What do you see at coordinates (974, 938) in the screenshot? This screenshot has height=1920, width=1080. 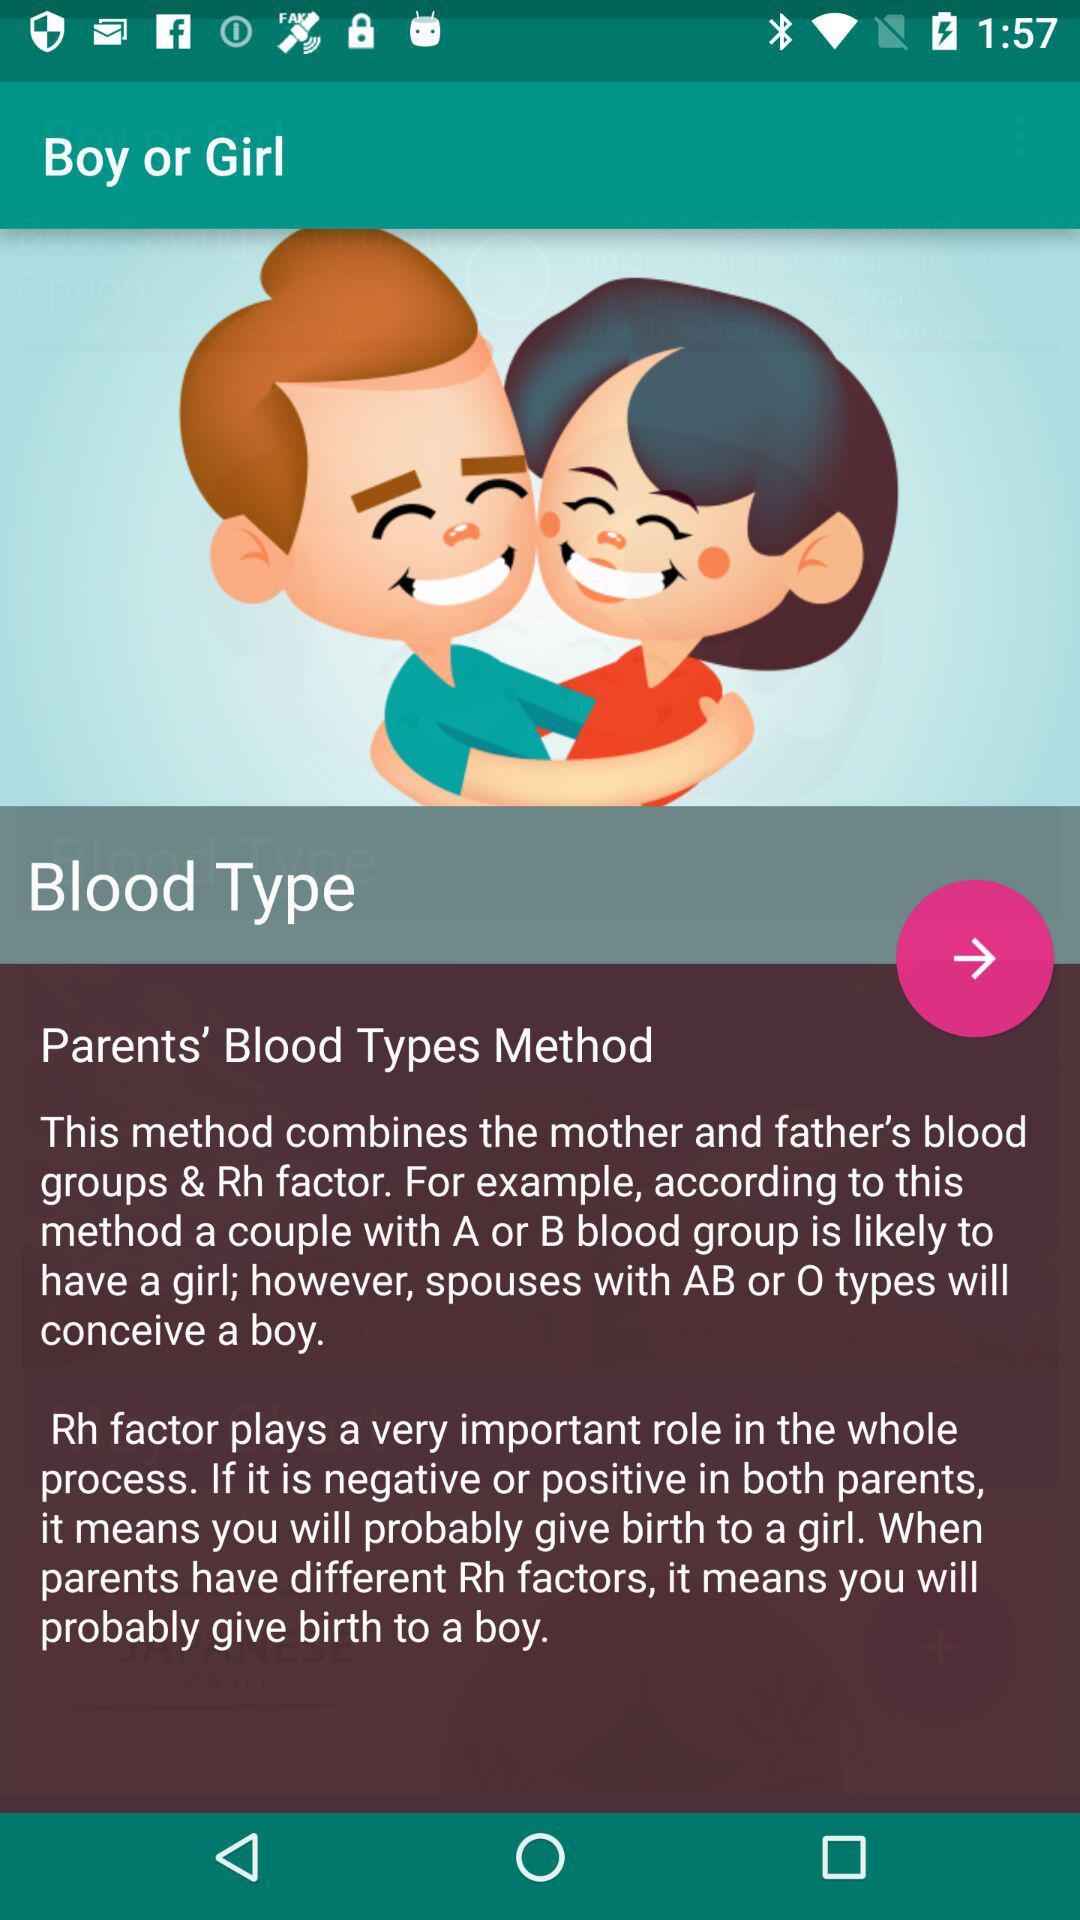 I see `the next page` at bounding box center [974, 938].